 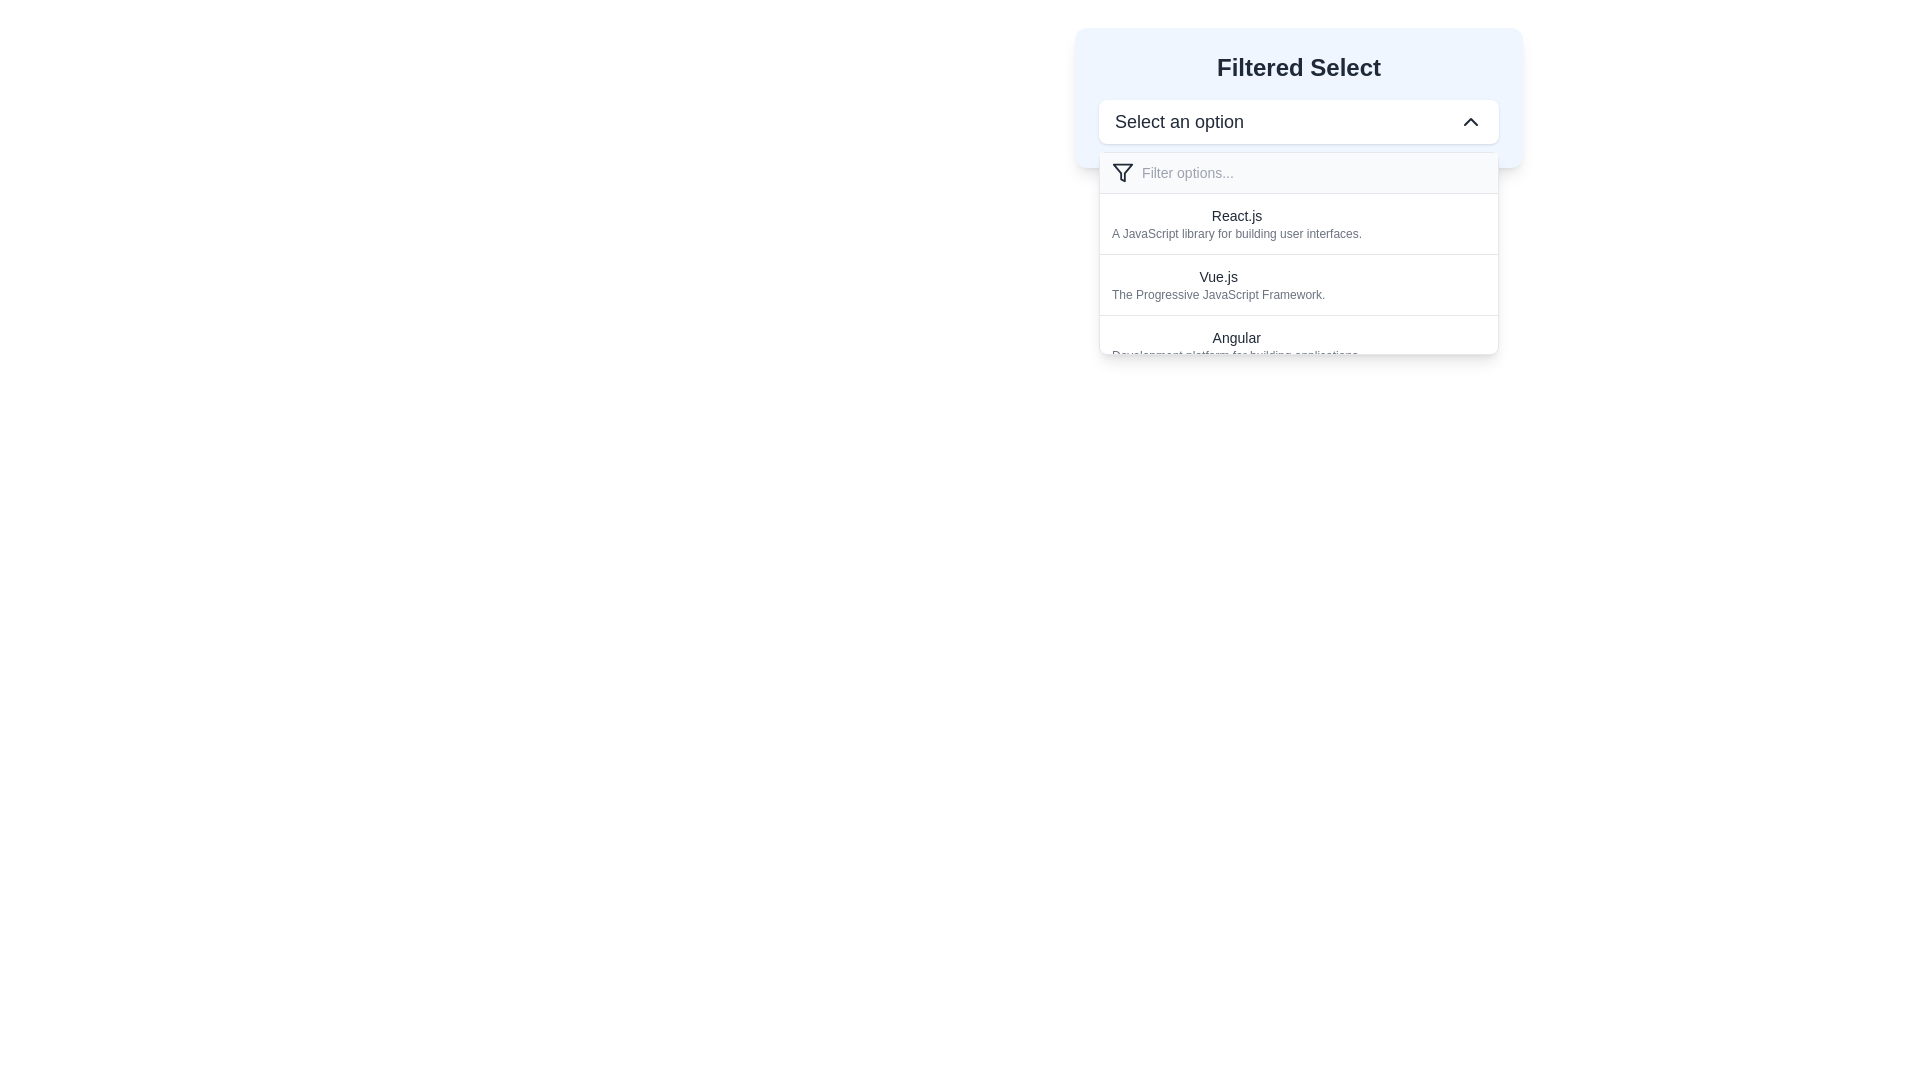 I want to click on the dropdown option item for 'Vue.js' in the 'Filtered Select' menu, so click(x=1217, y=285).